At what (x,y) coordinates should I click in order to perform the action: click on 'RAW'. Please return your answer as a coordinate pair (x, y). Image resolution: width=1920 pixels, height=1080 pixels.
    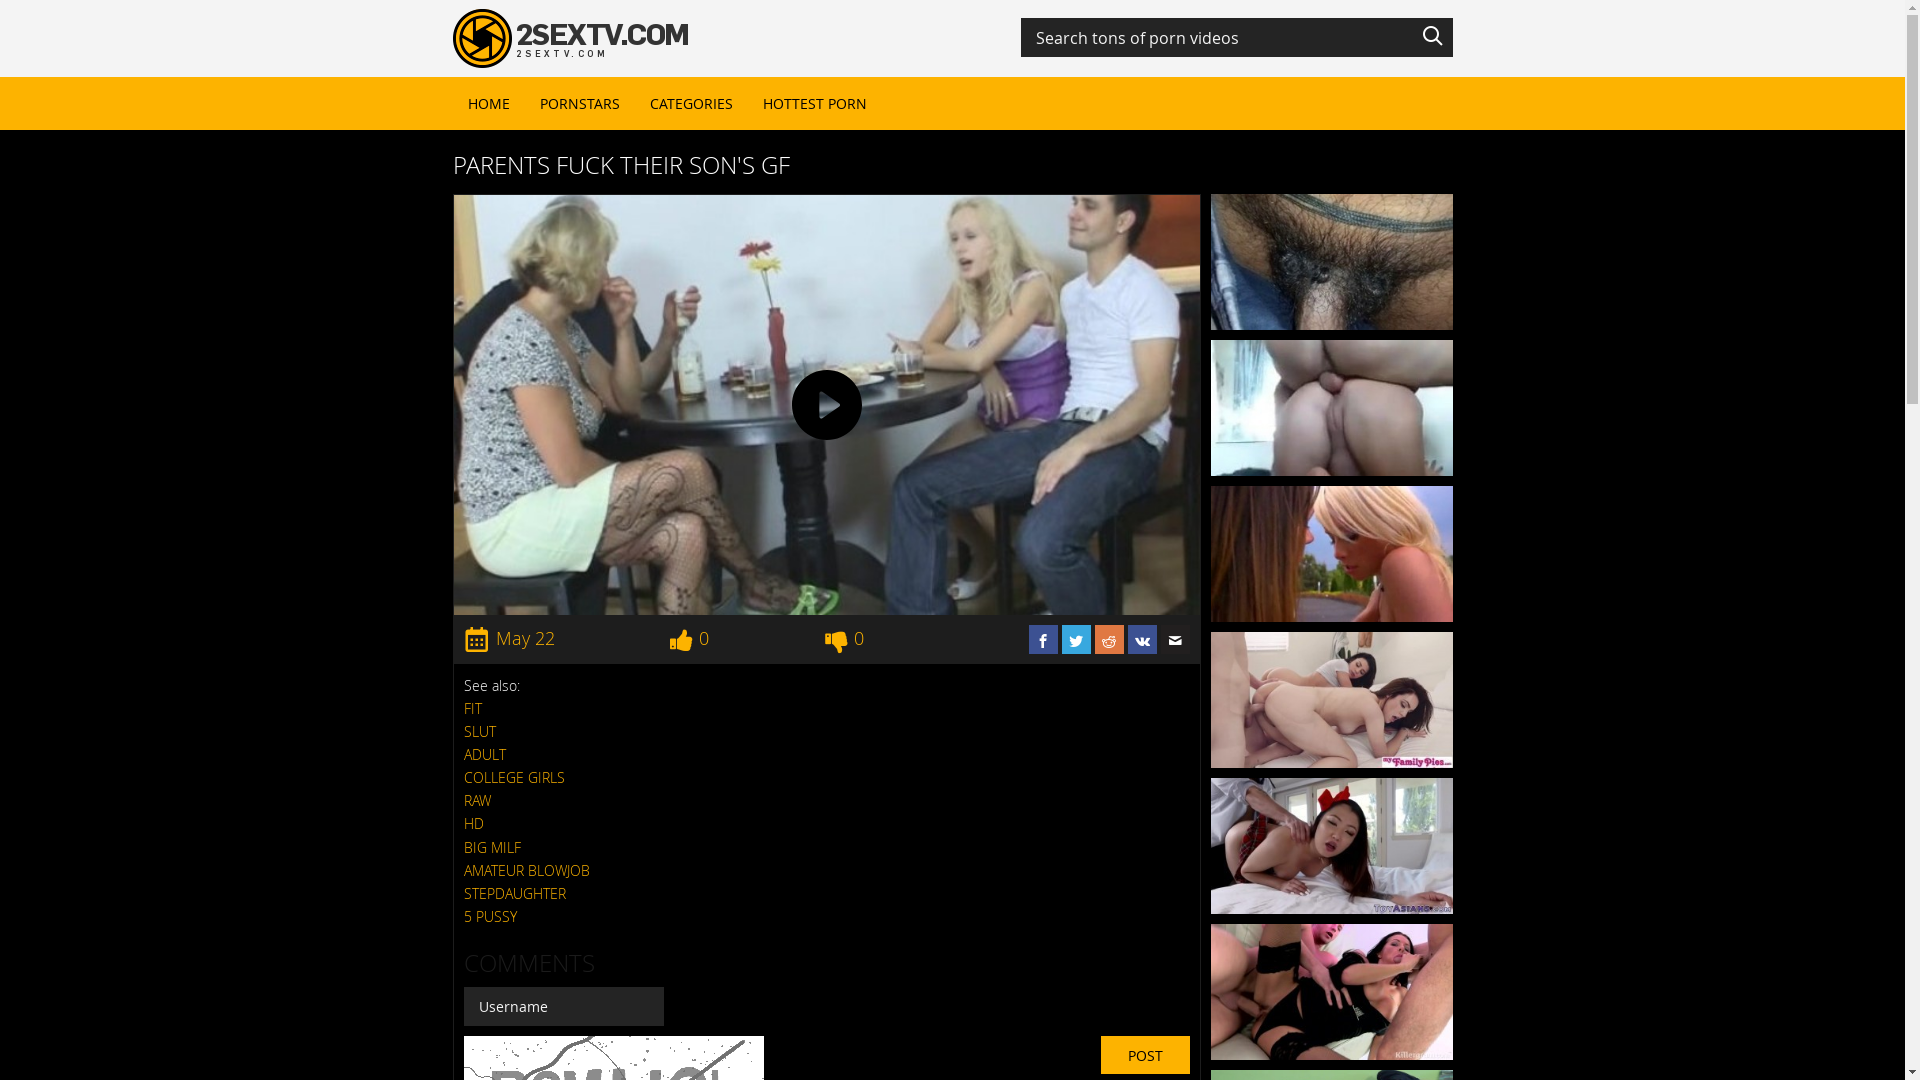
    Looking at the image, I should click on (463, 799).